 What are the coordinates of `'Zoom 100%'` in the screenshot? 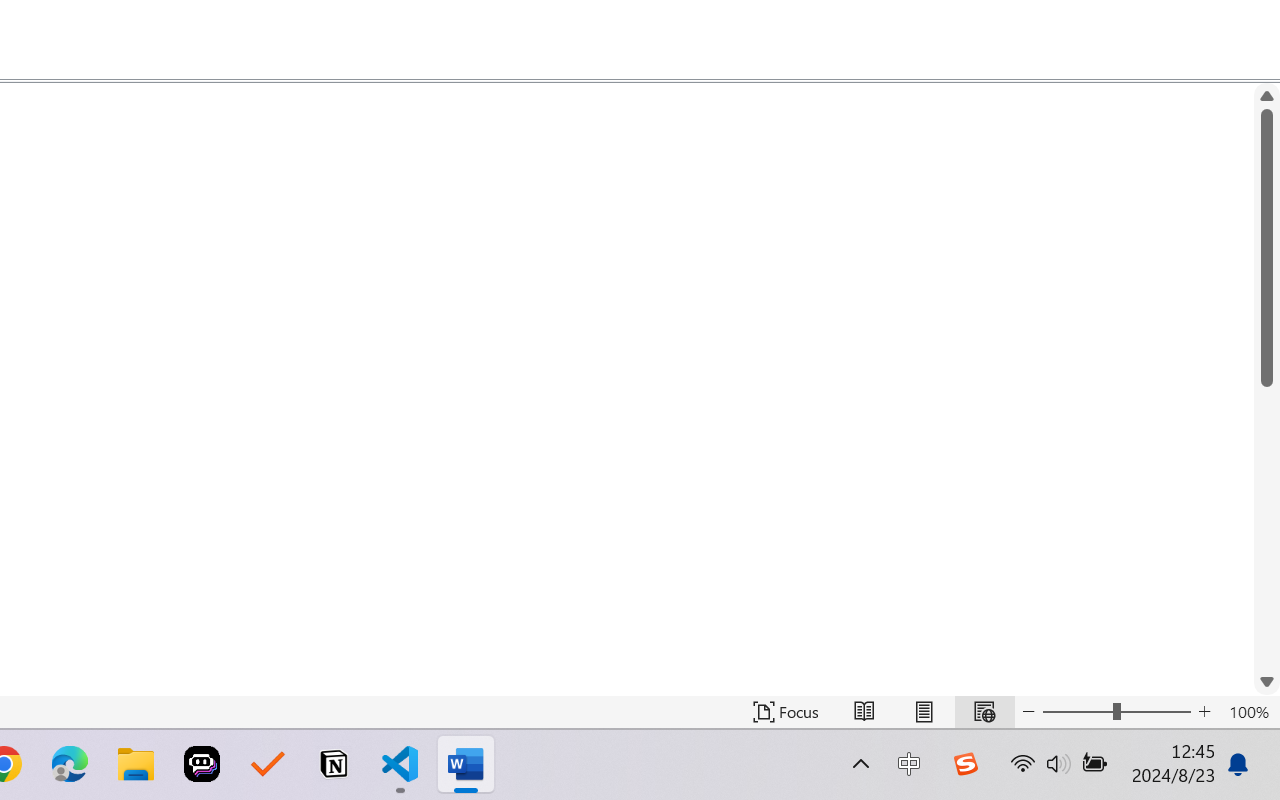 It's located at (1248, 711).